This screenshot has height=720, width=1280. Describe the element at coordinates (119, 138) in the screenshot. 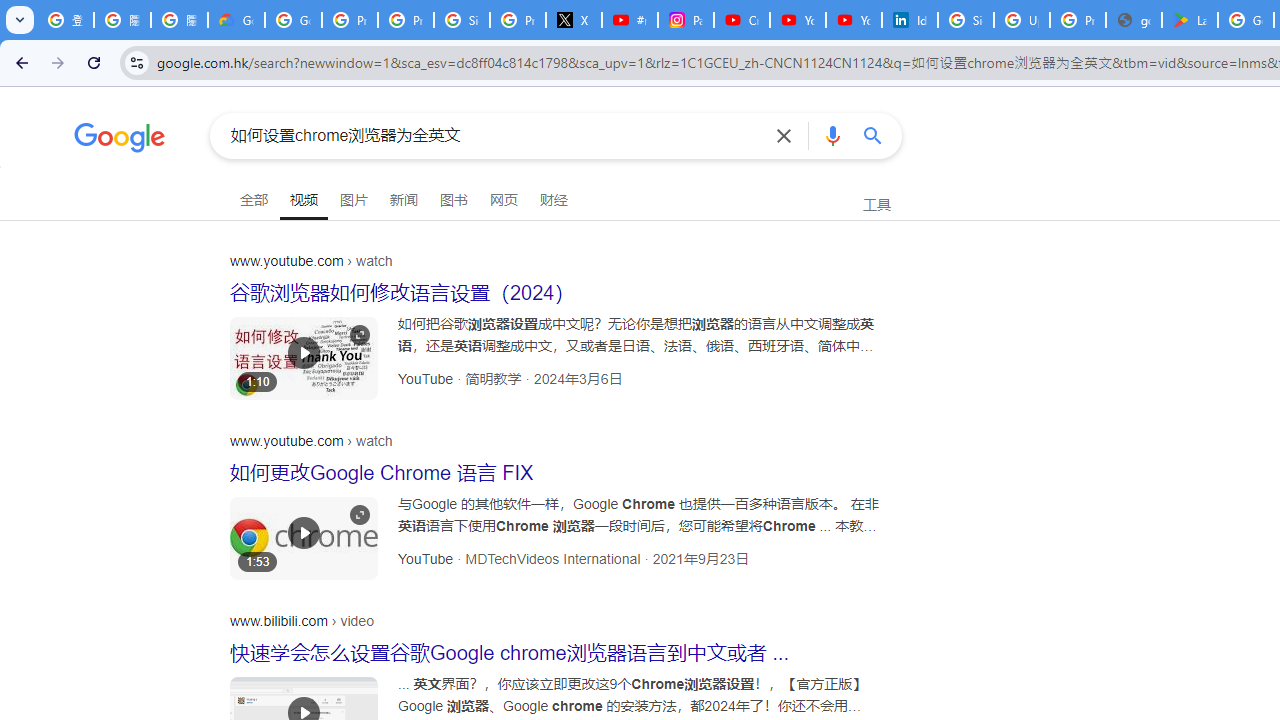

I see `'Google'` at that location.